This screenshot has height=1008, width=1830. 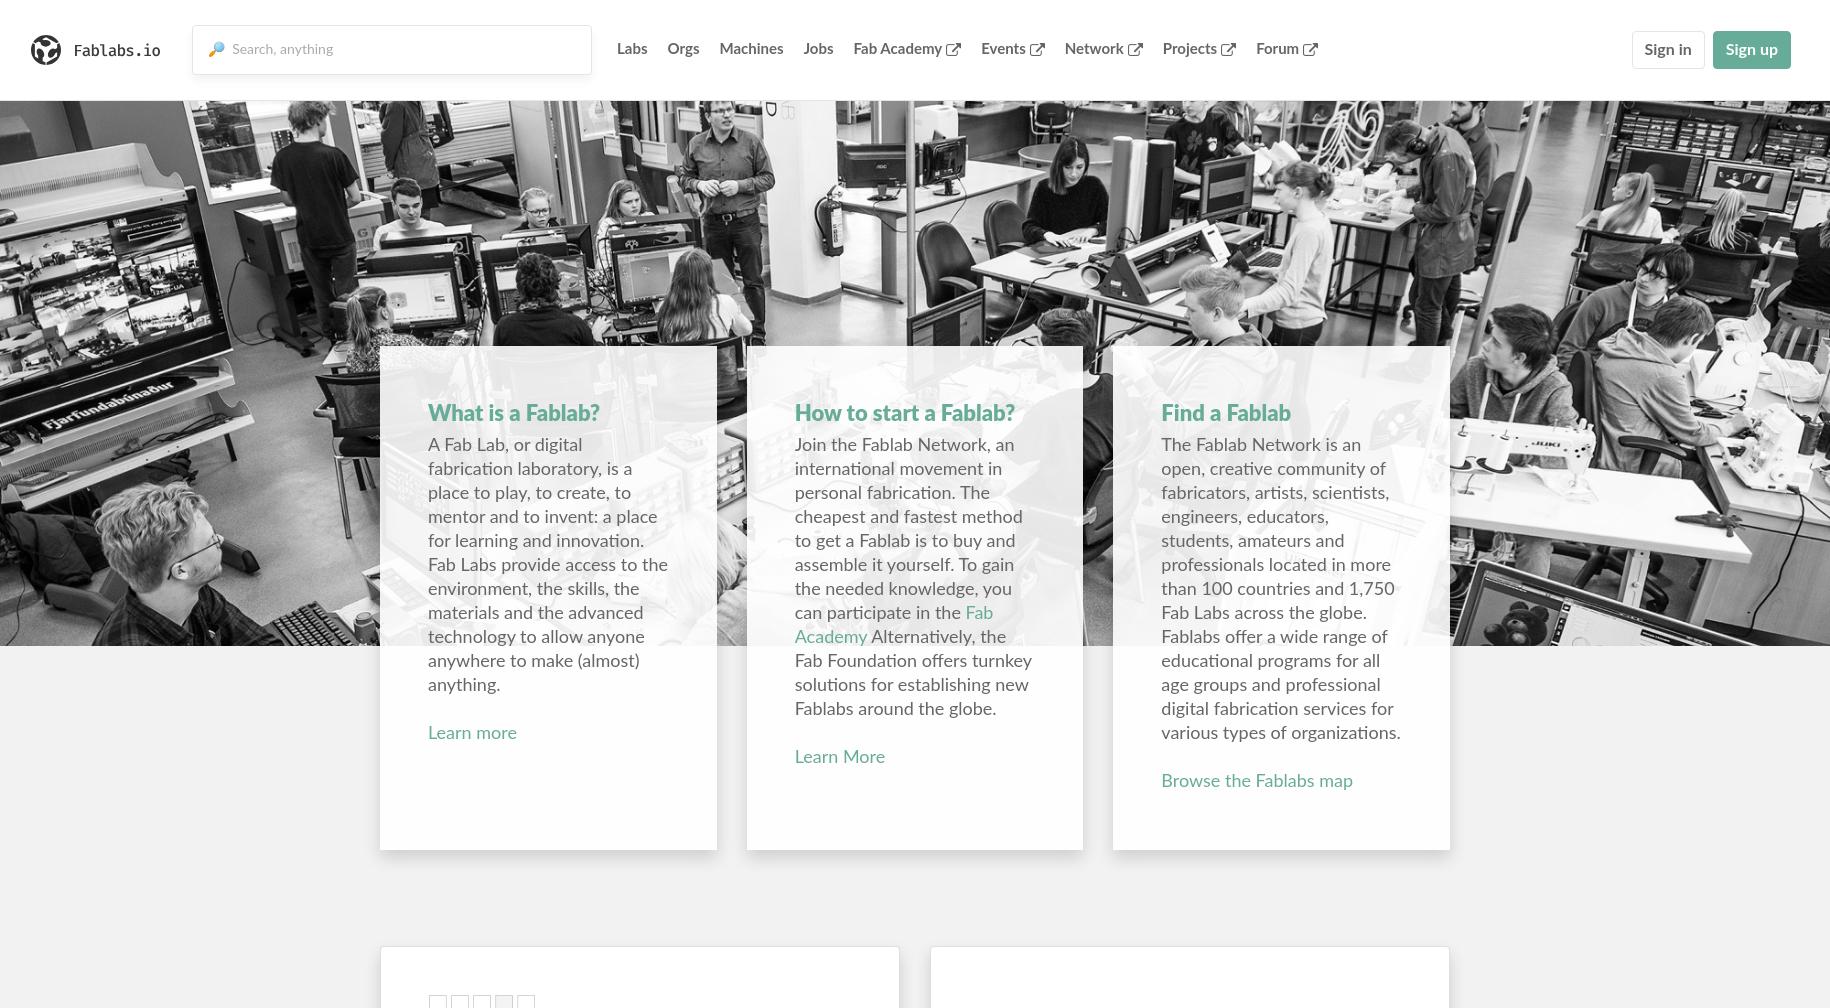 I want to click on 'Labs', so click(x=616, y=48).